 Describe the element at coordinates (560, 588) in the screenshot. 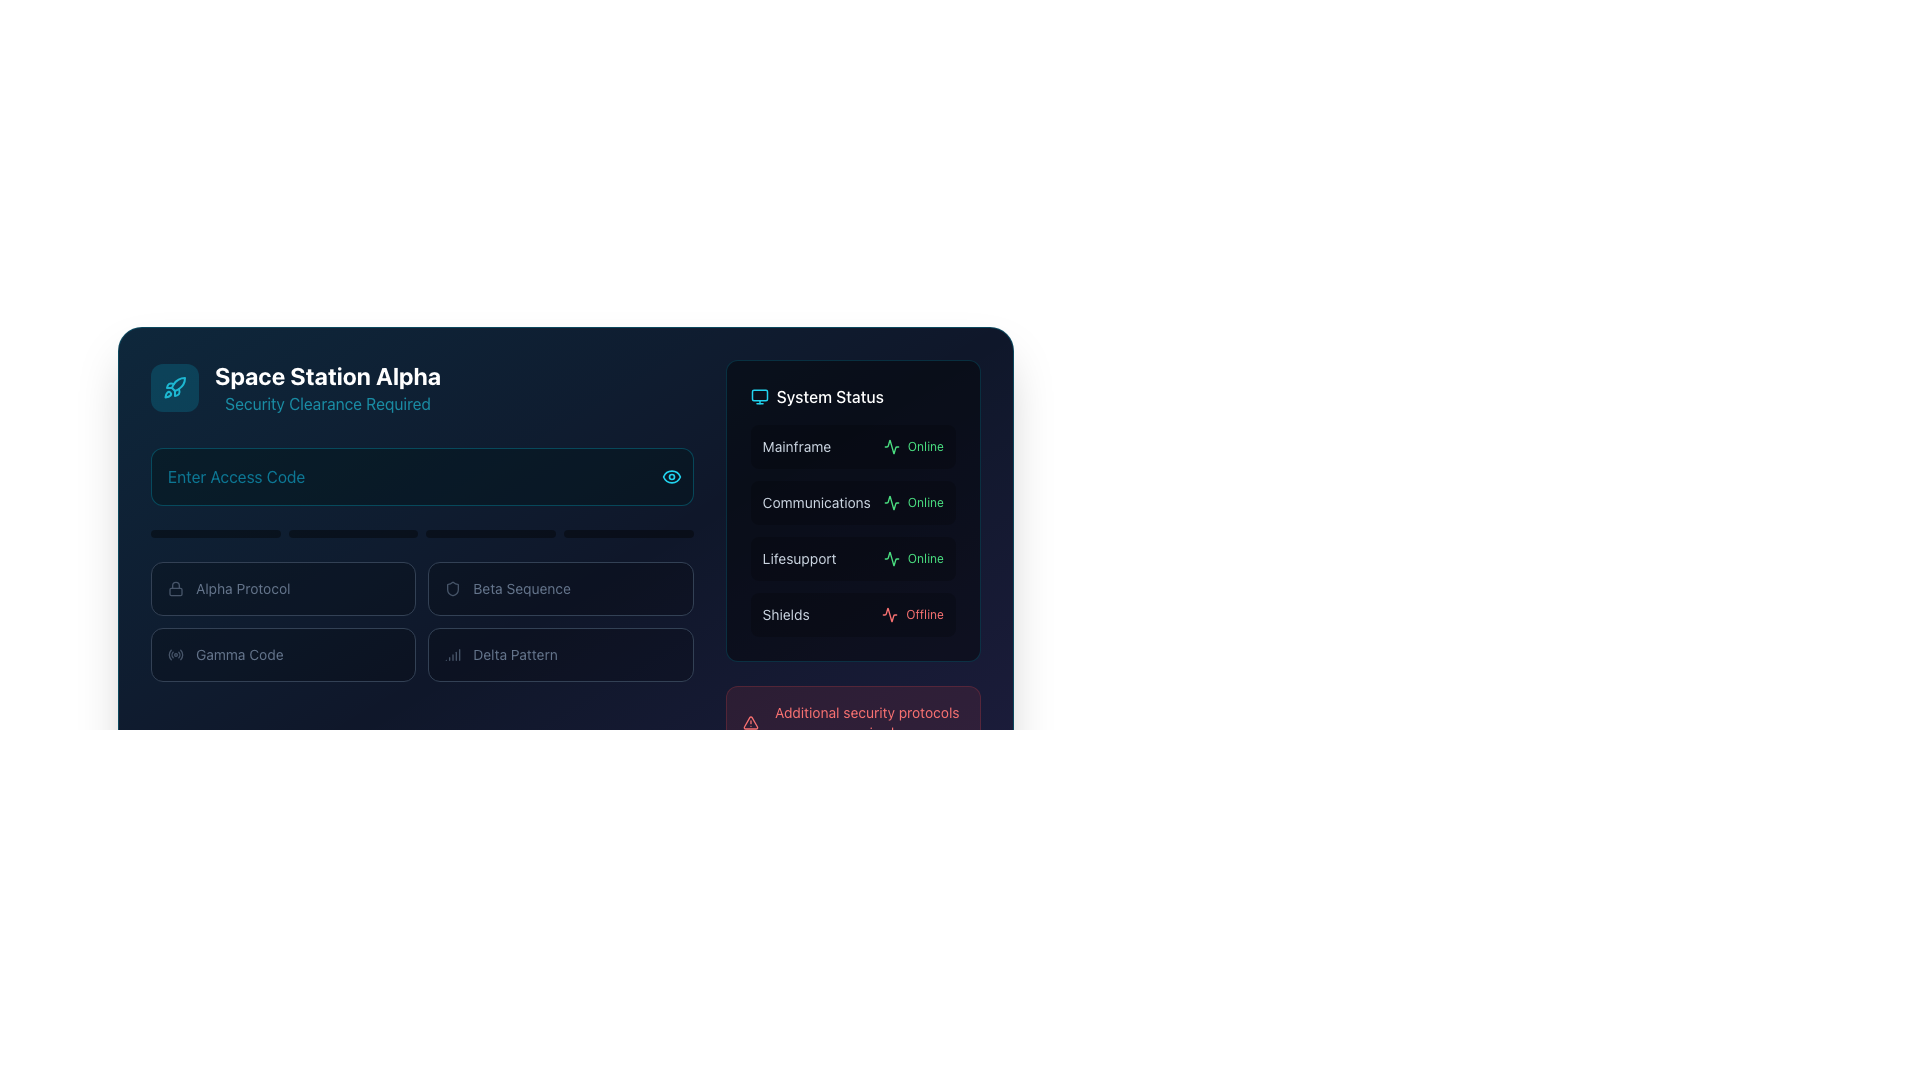

I see `the selectable option labeled 'Beta Sequence' which is the second item in a horizontal array located in the lower left quadrant of the interface` at that location.